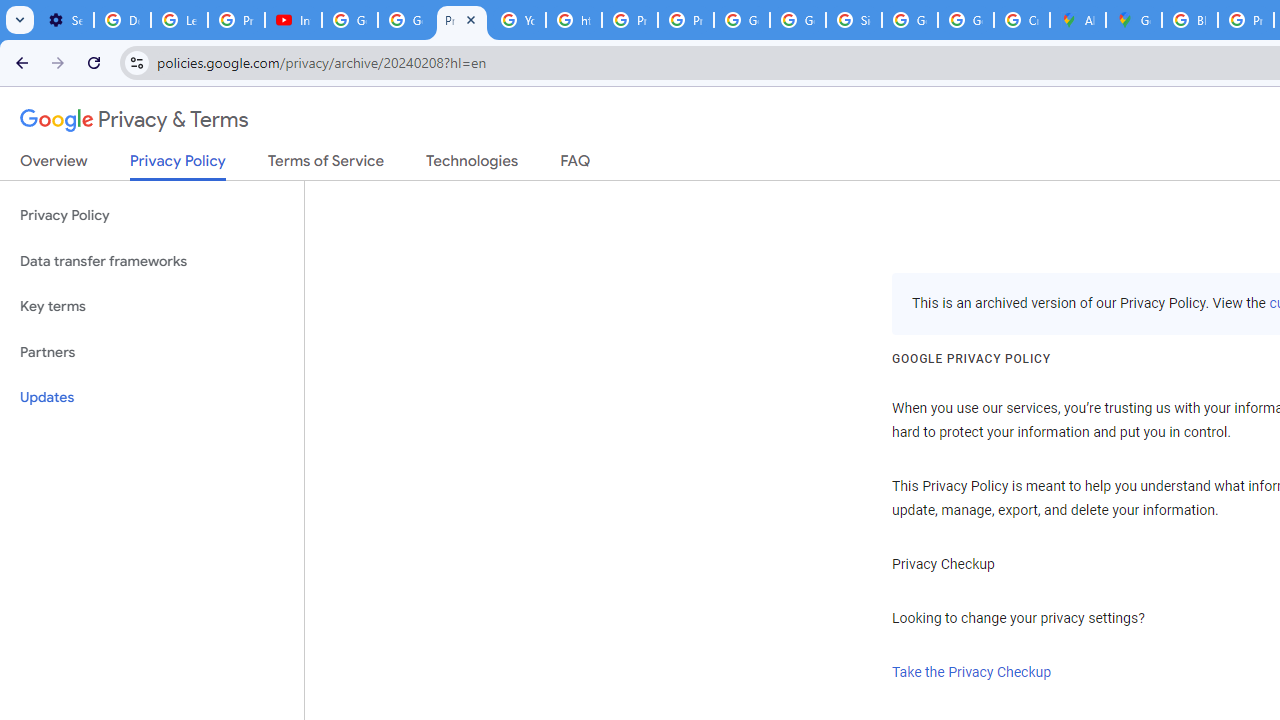 Image resolution: width=1280 pixels, height=720 pixels. Describe the element at coordinates (628, 20) in the screenshot. I see `'Privacy Help Center - Policies Help'` at that location.